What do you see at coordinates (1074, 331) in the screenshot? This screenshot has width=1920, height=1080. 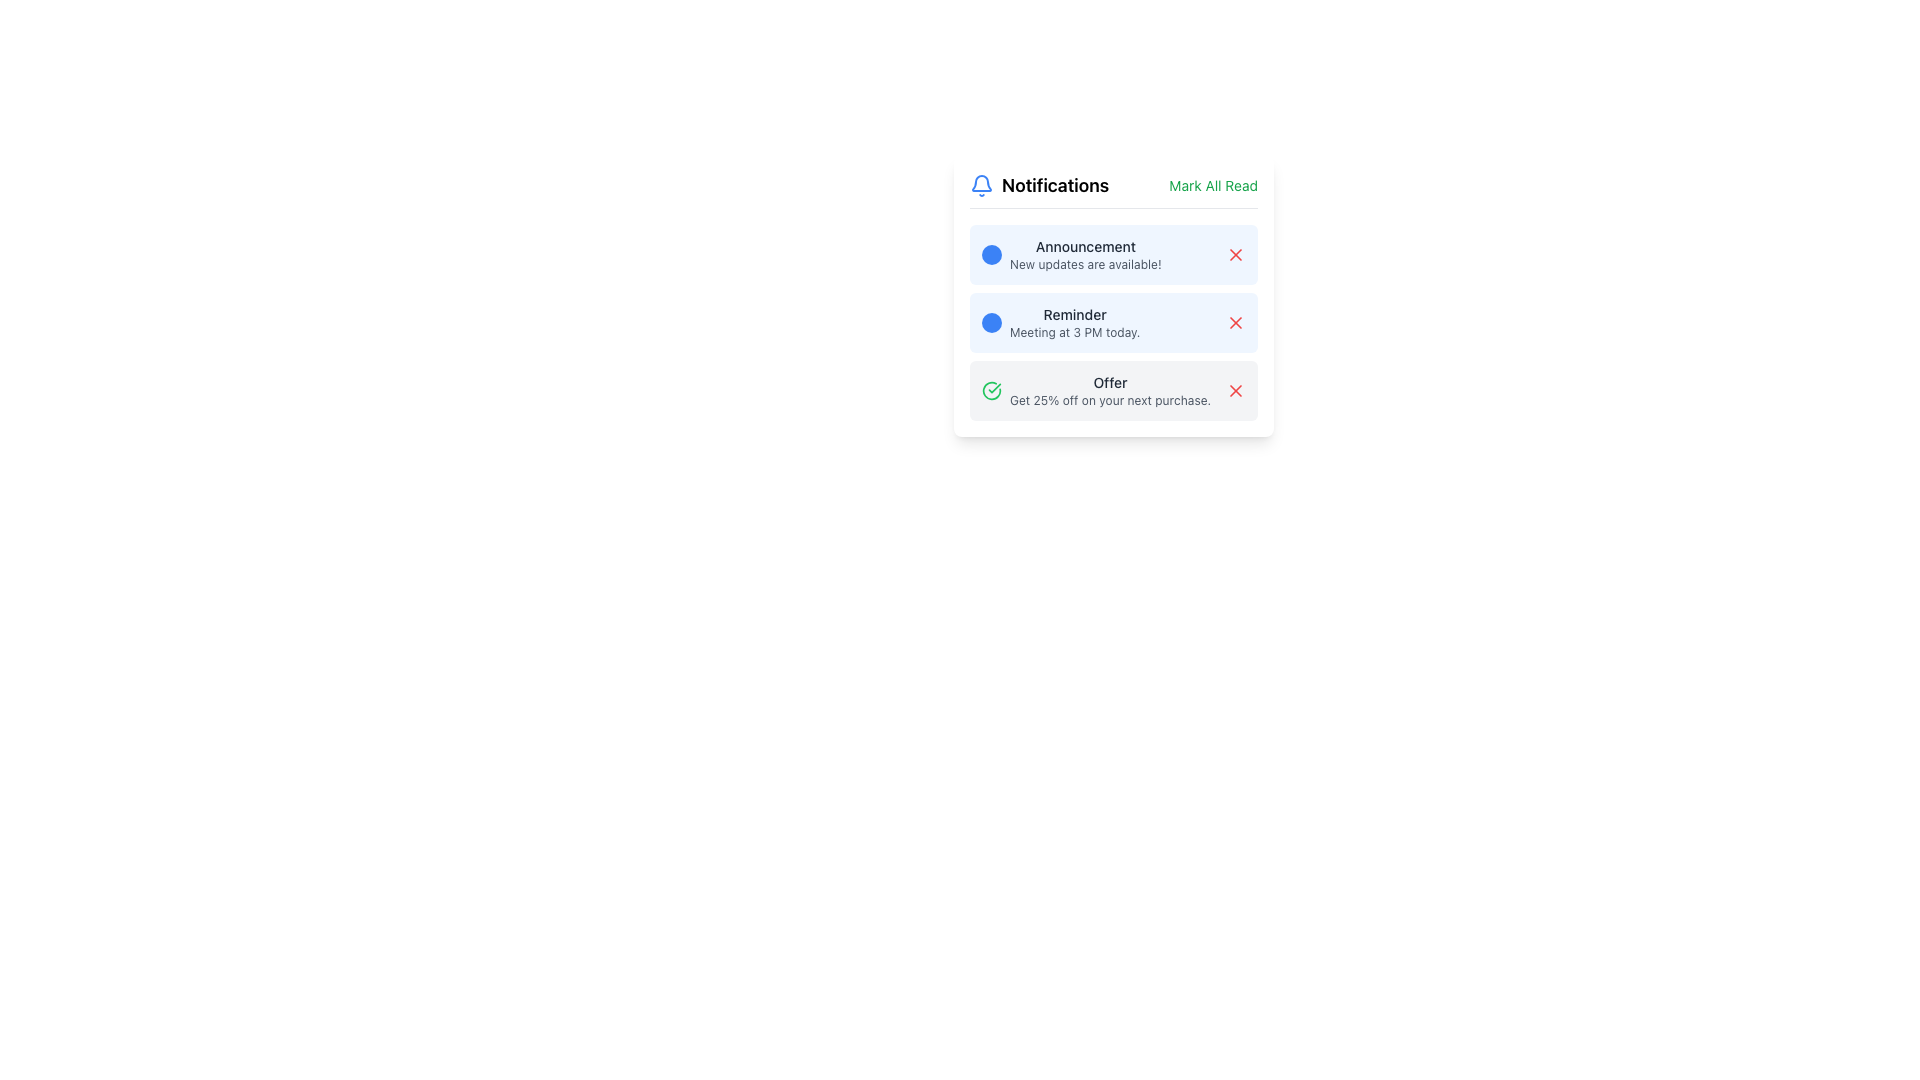 I see `the static text reading 'Meeting at 3 PM today' located in the second notification card in the upper-right section of the interface` at bounding box center [1074, 331].